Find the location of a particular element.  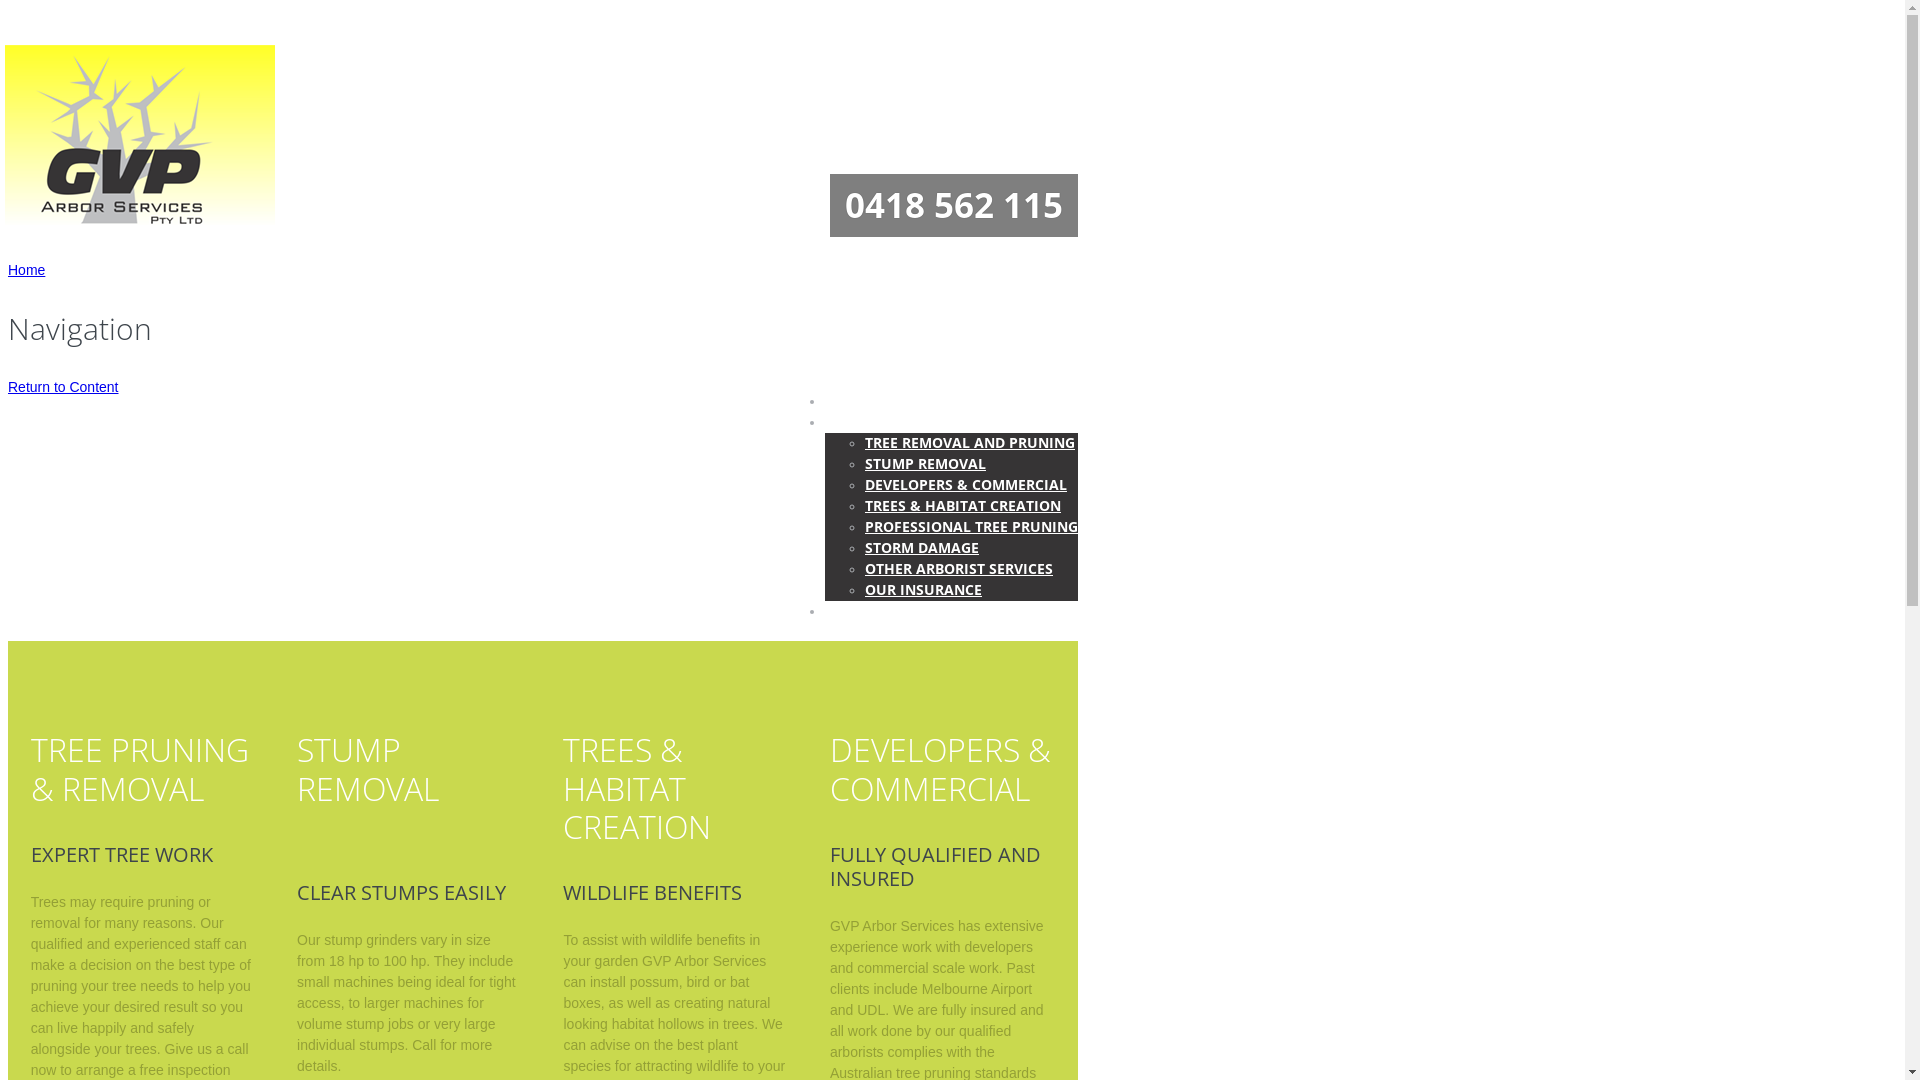

'TREES & HABITAT CREATION' is located at coordinates (963, 504).